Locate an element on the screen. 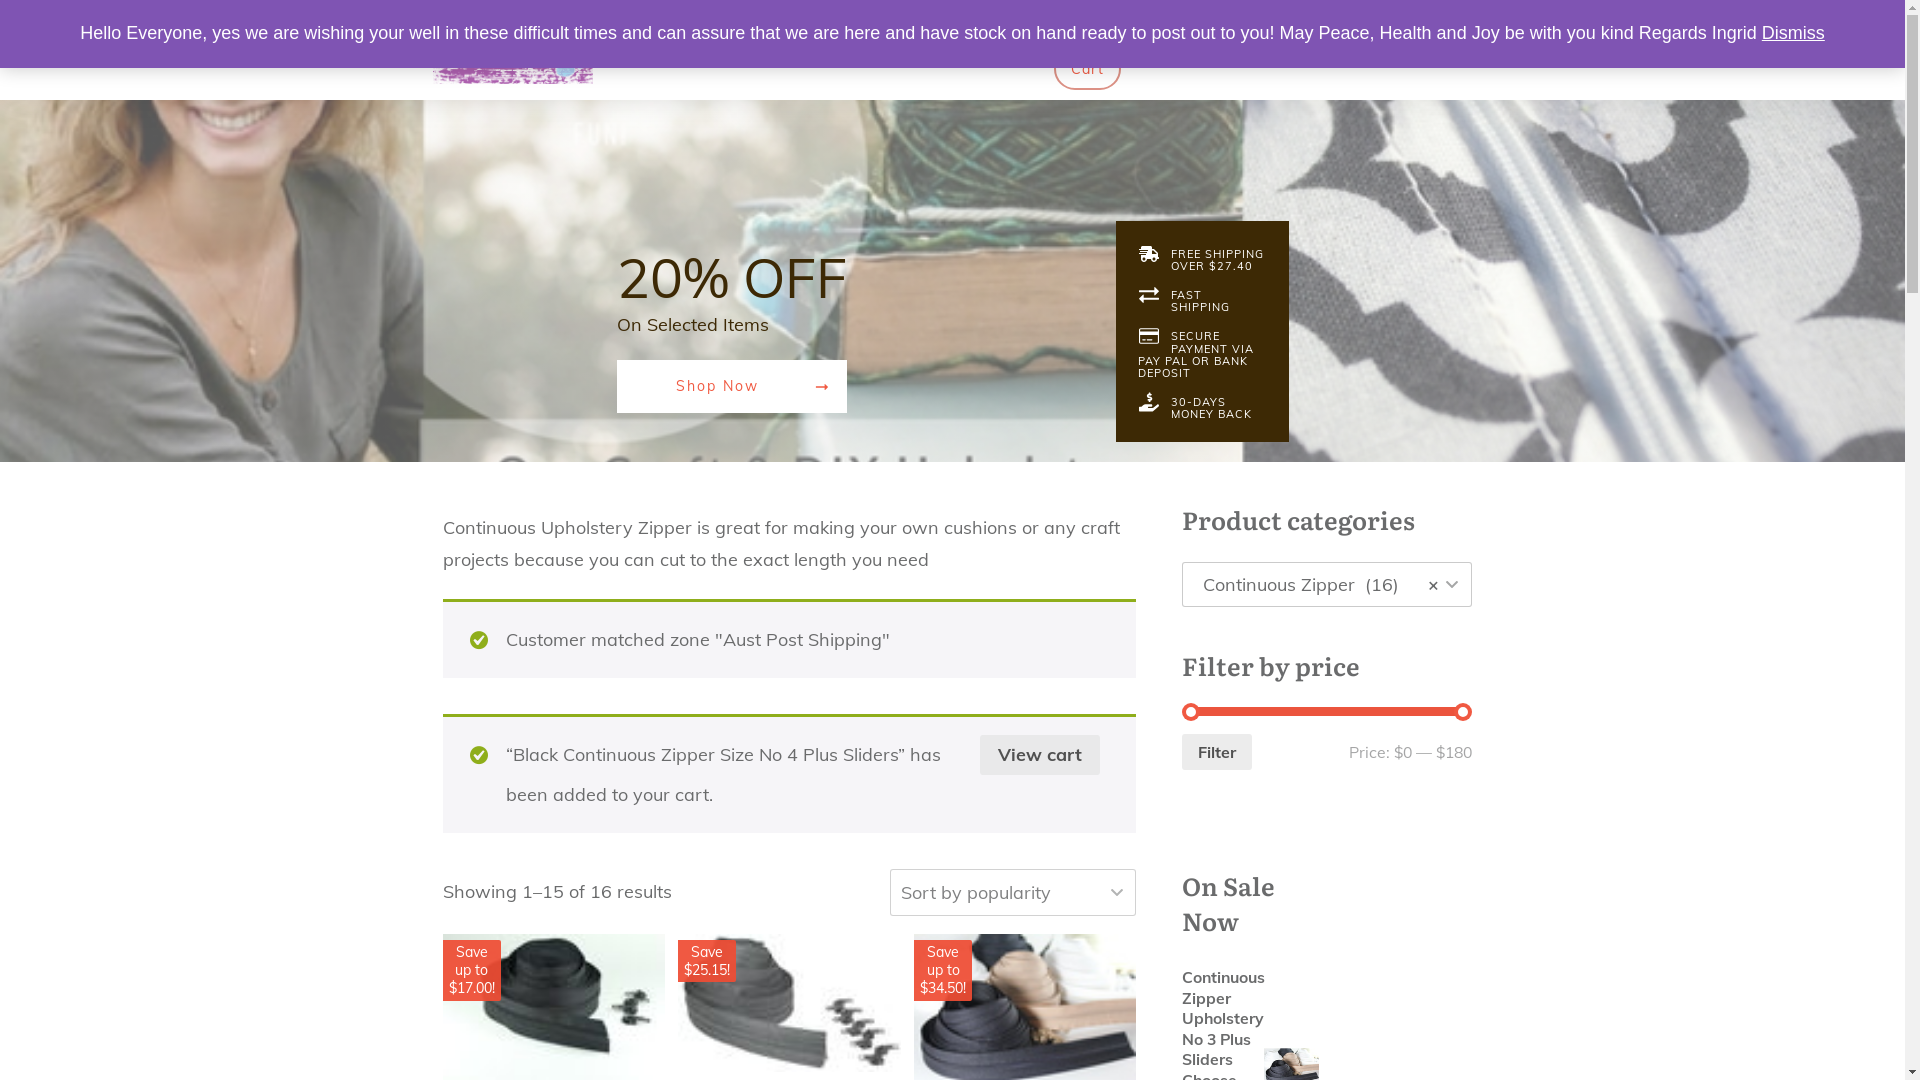 This screenshot has height=1080, width=1920. 'Filter' is located at coordinates (1216, 752).